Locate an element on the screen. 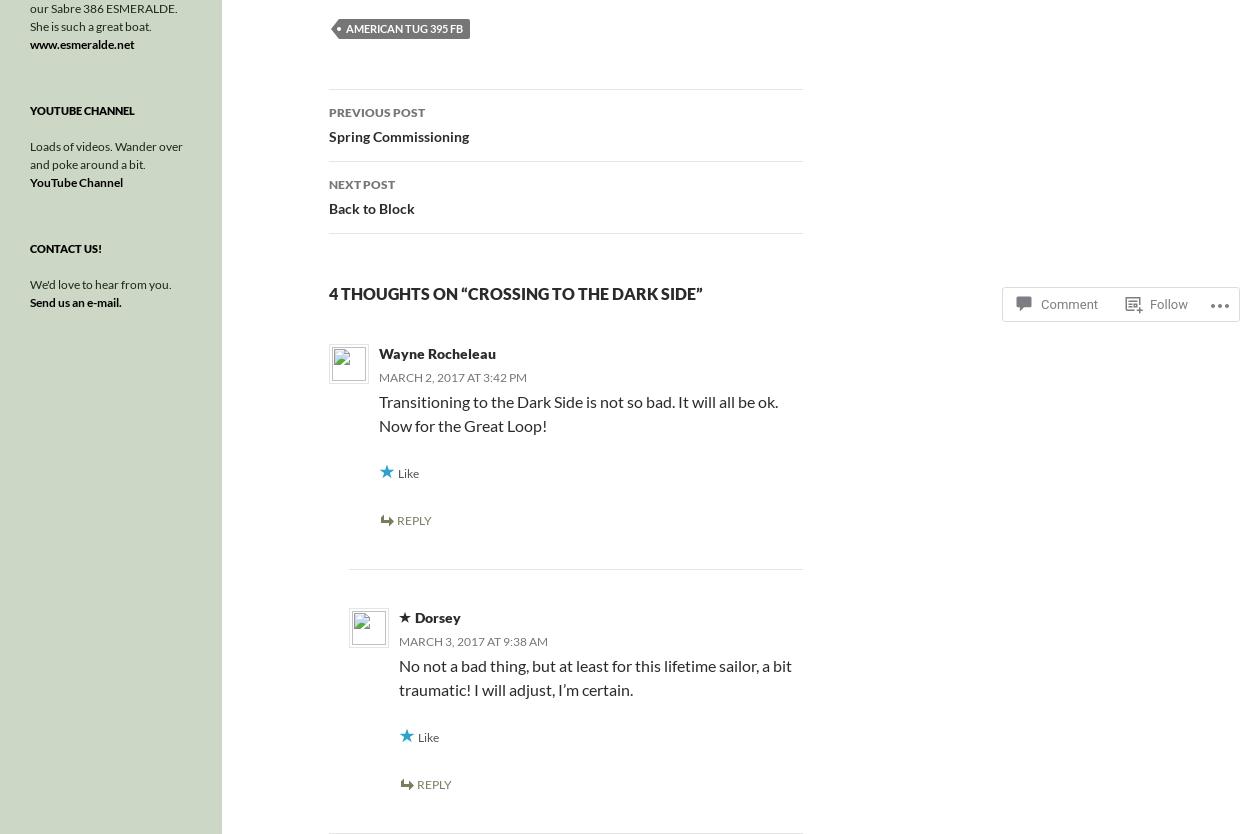  'March 2, 2017 at 3:42 pm' is located at coordinates (450, 376).